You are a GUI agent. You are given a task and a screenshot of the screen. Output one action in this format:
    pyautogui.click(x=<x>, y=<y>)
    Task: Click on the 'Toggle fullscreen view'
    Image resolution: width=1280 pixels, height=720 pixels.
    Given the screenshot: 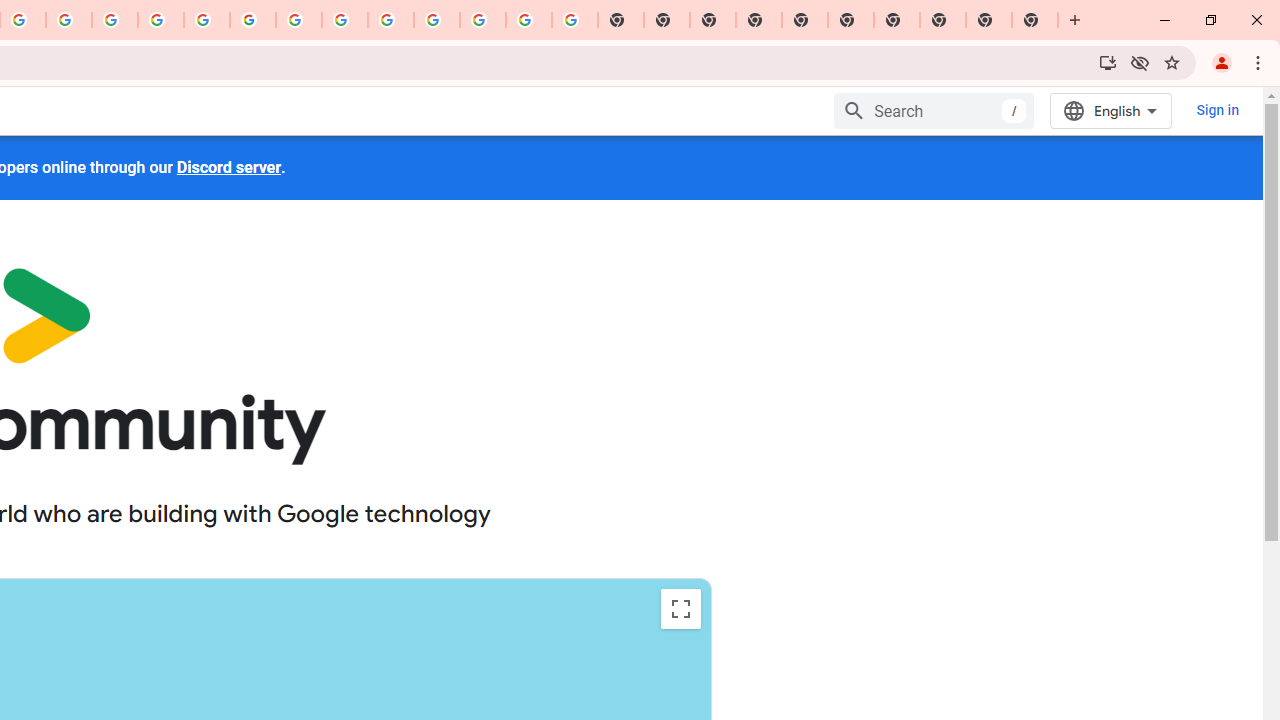 What is the action you would take?
    pyautogui.click(x=680, y=608)
    